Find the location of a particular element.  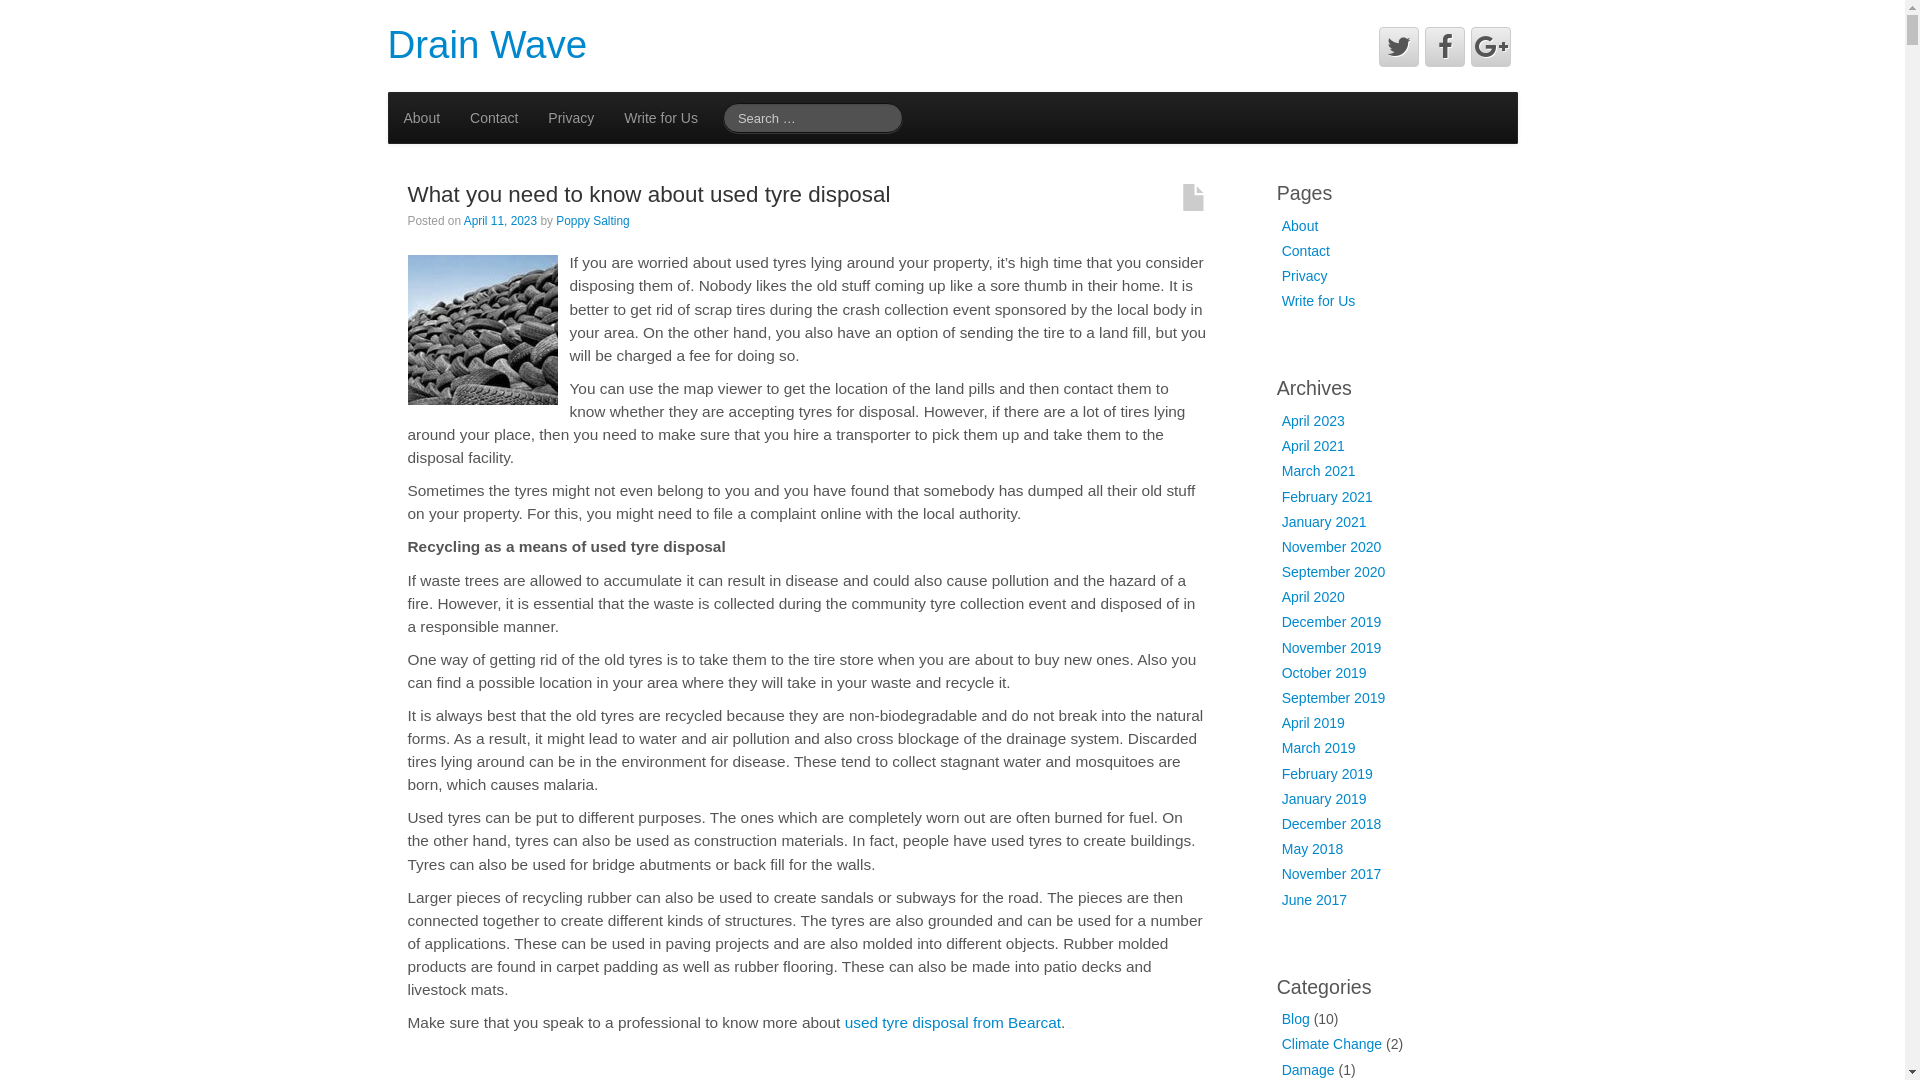

'About' is located at coordinates (1300, 225).